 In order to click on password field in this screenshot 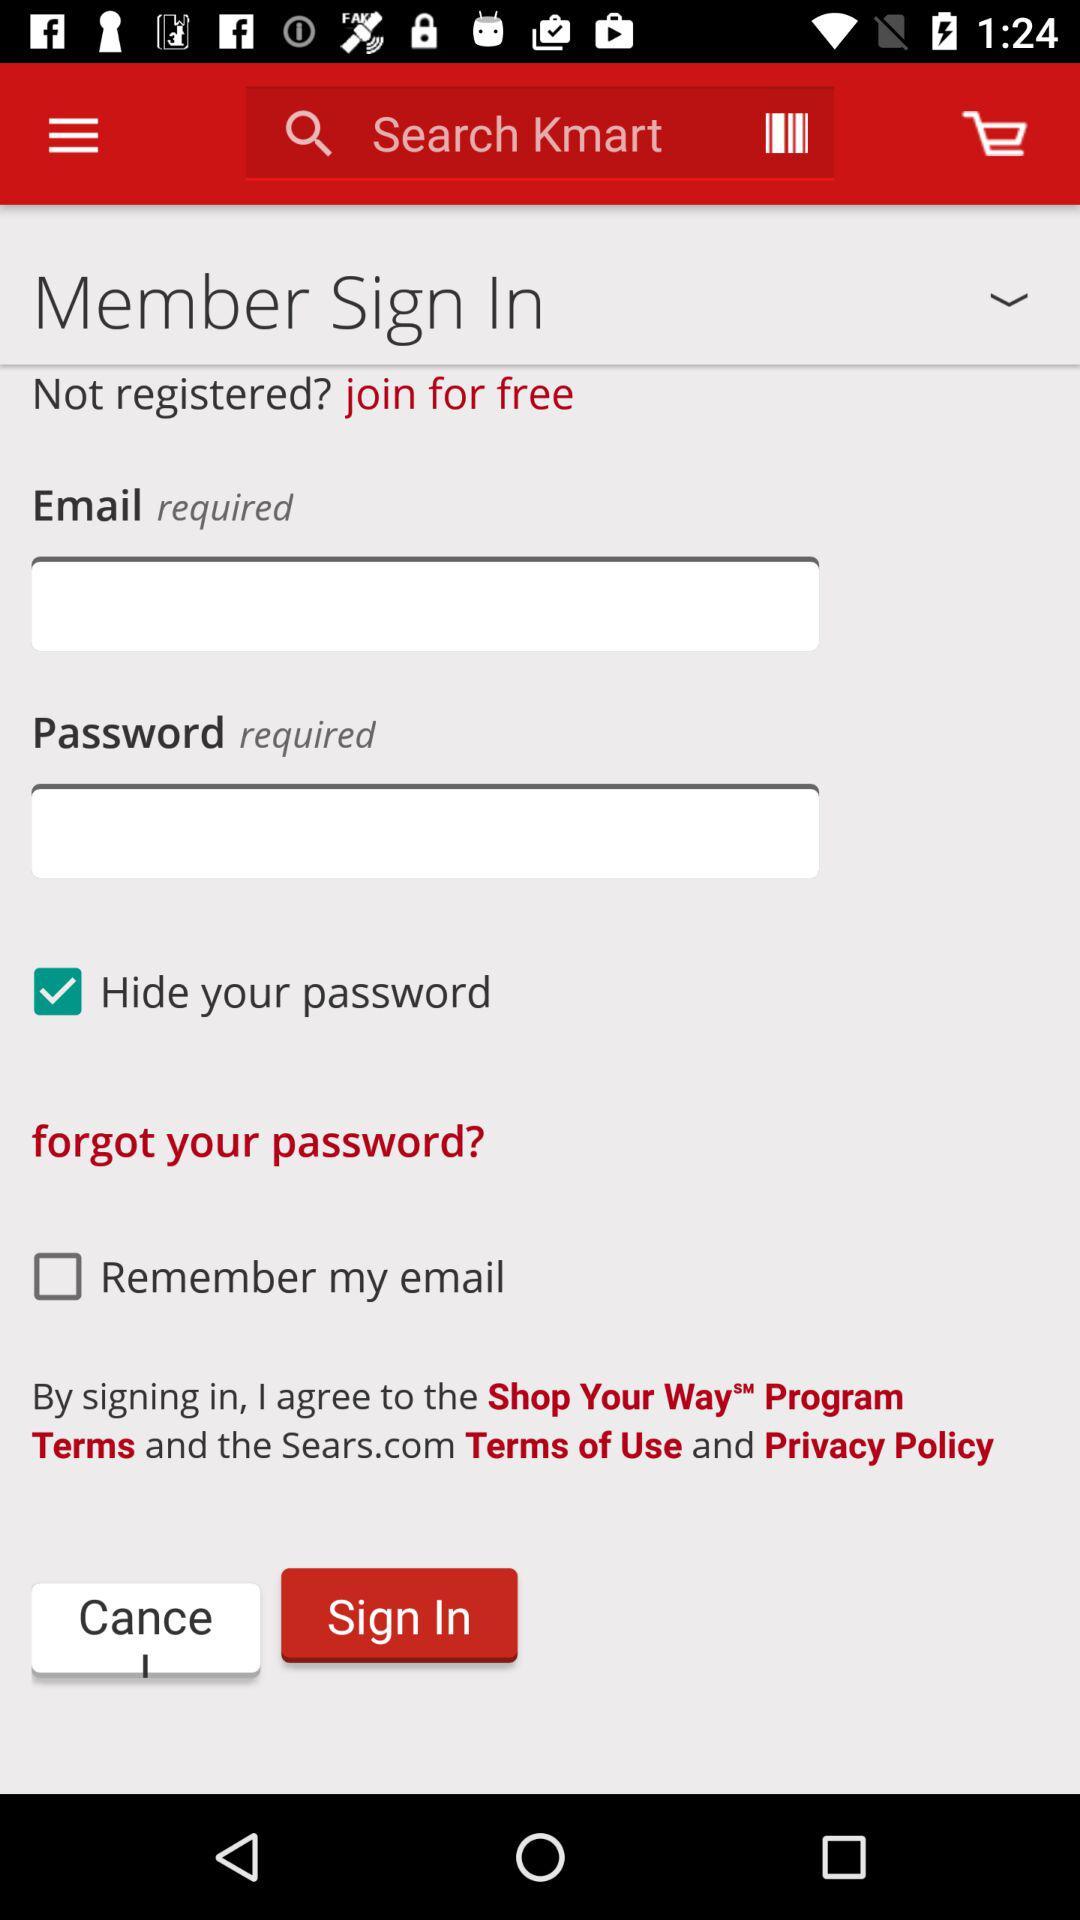, I will do `click(424, 830)`.